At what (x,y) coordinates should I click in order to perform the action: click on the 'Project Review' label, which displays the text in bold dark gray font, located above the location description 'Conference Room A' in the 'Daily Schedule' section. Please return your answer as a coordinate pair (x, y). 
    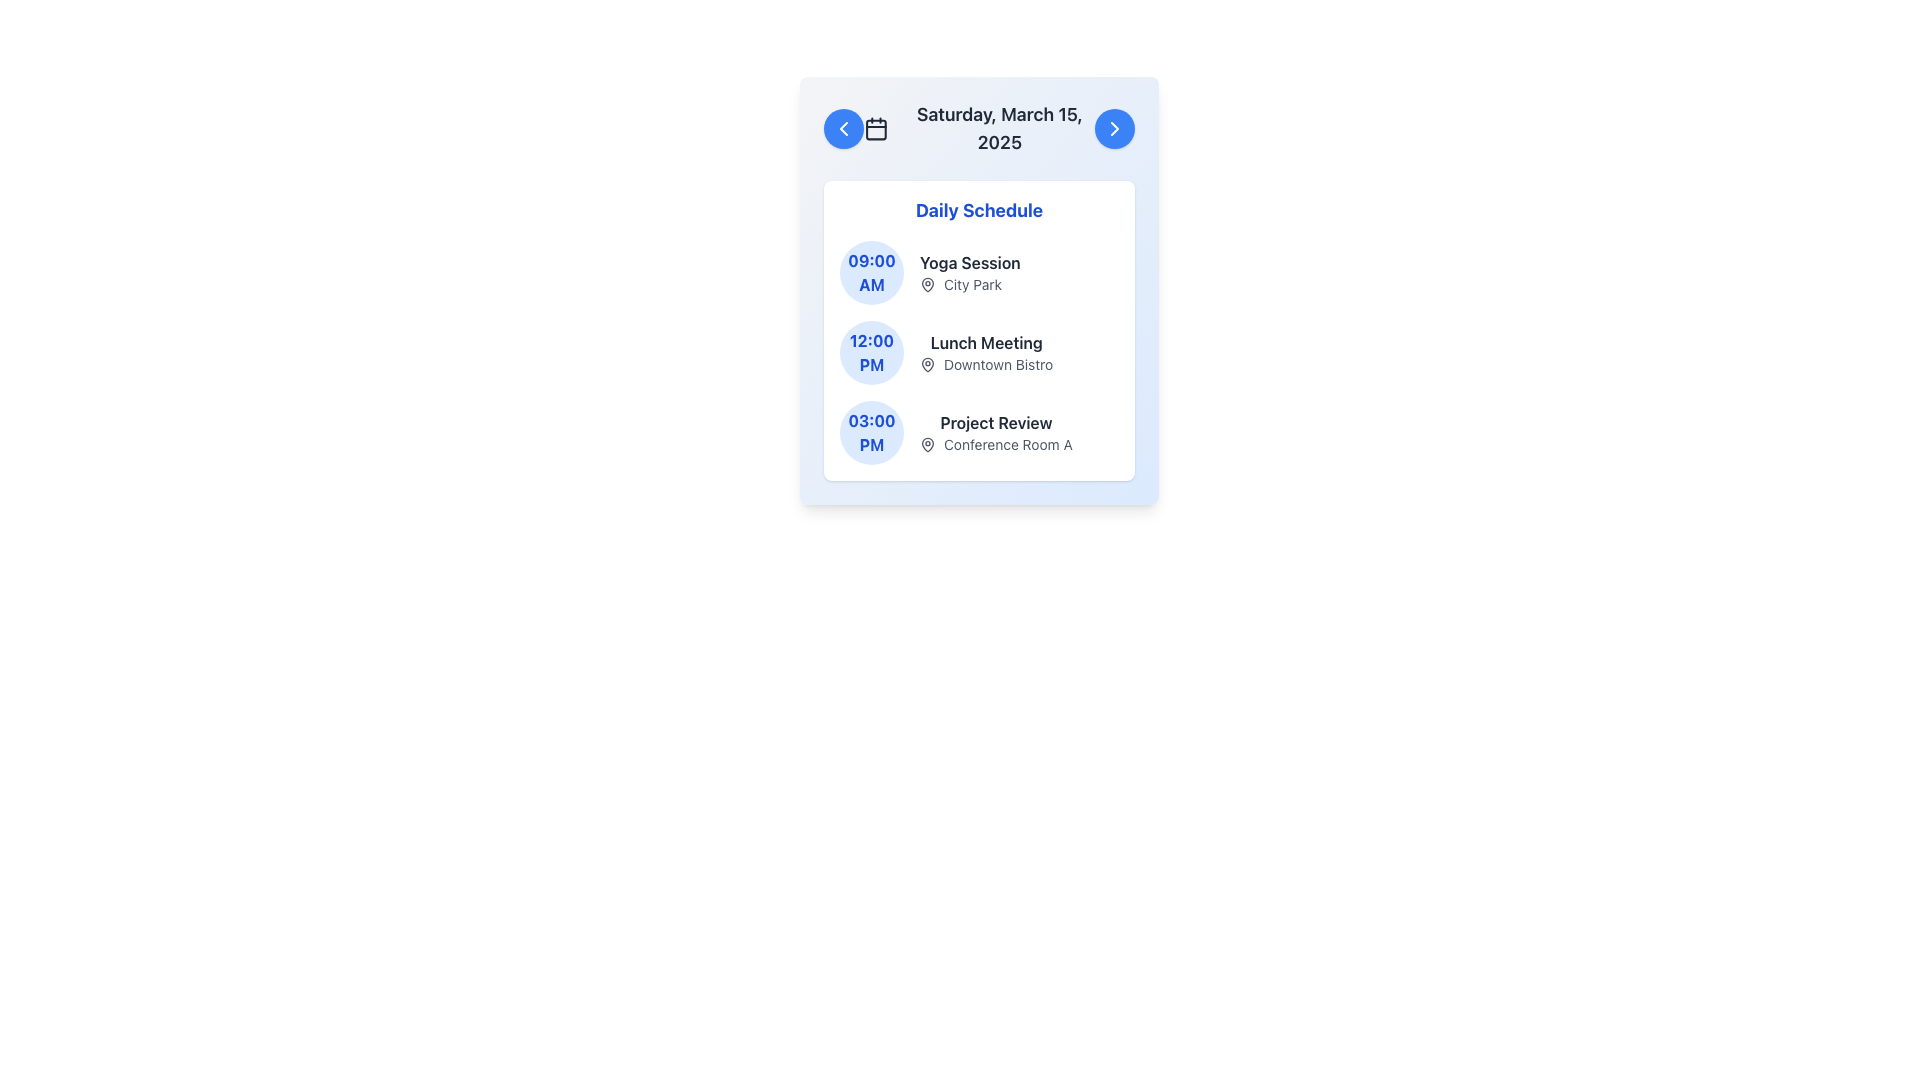
    Looking at the image, I should click on (996, 422).